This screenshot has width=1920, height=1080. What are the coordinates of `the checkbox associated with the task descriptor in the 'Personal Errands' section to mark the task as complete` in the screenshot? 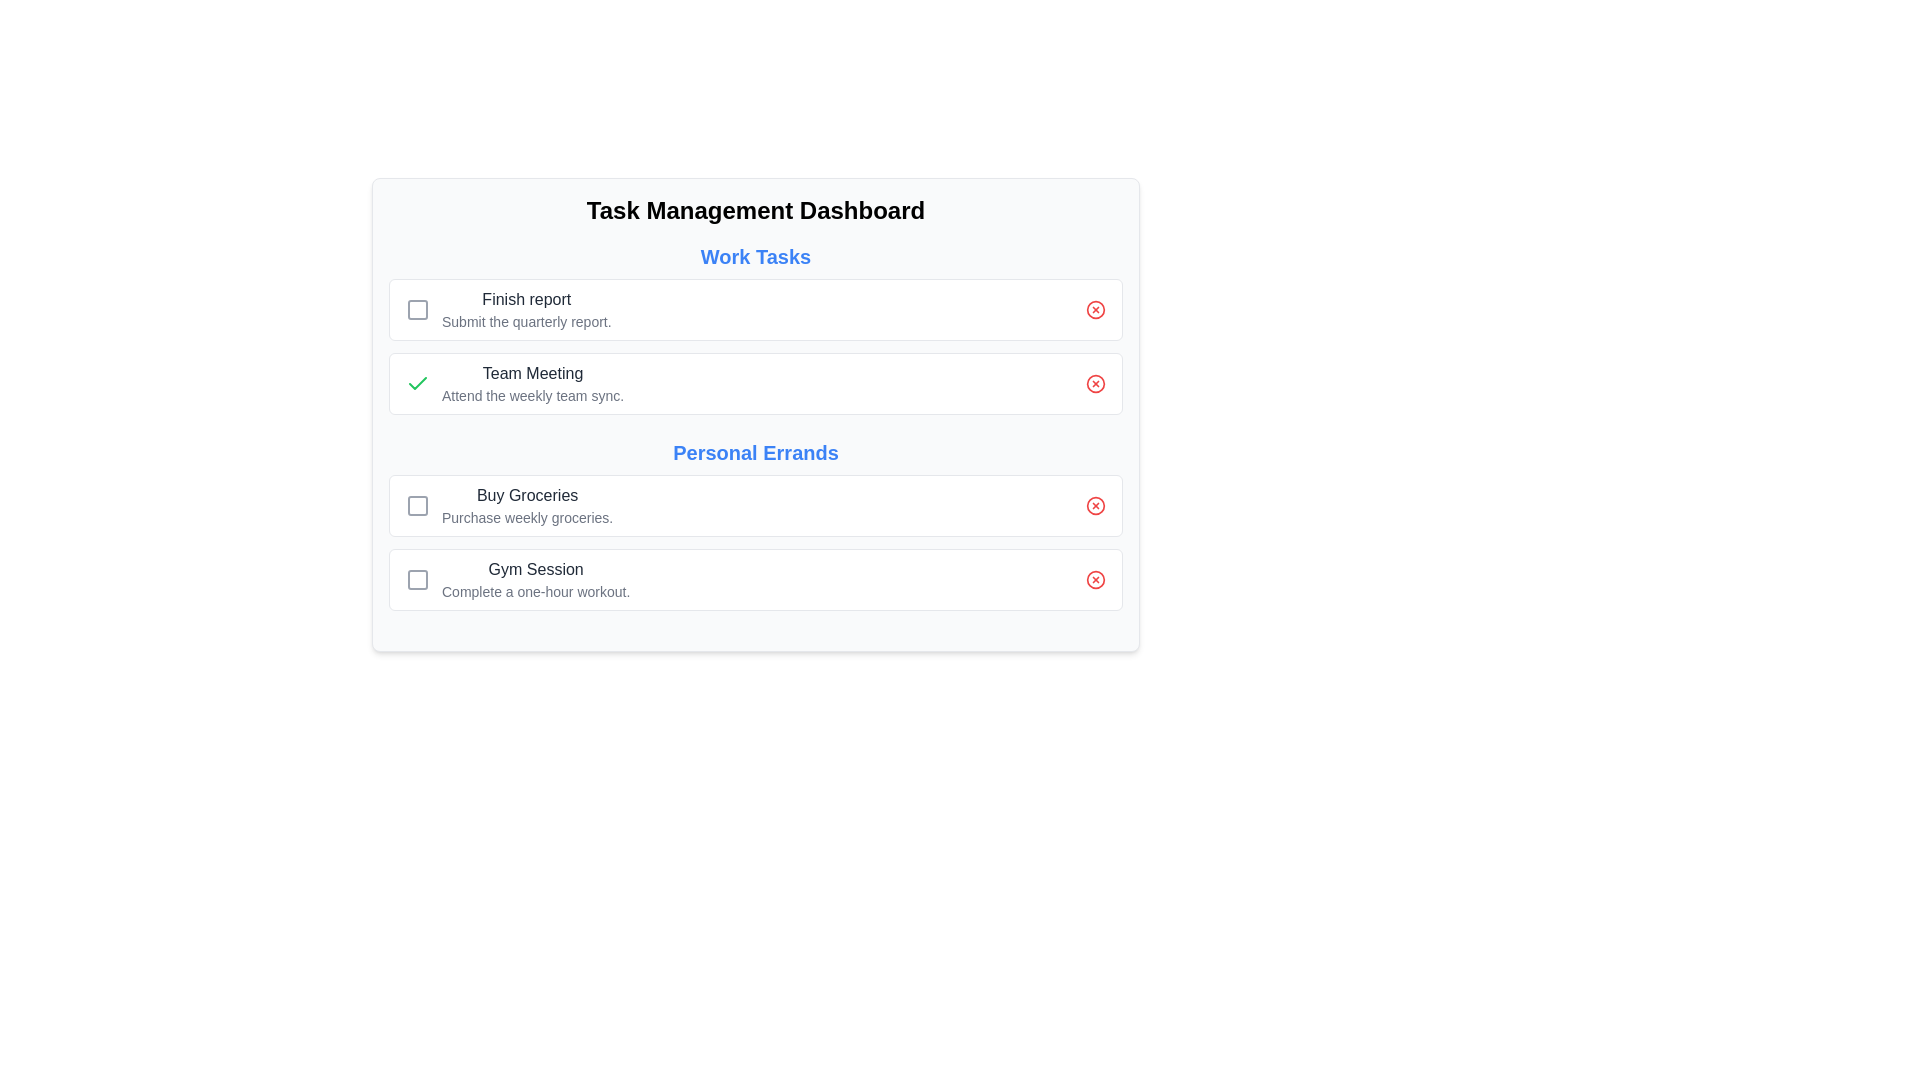 It's located at (518, 579).